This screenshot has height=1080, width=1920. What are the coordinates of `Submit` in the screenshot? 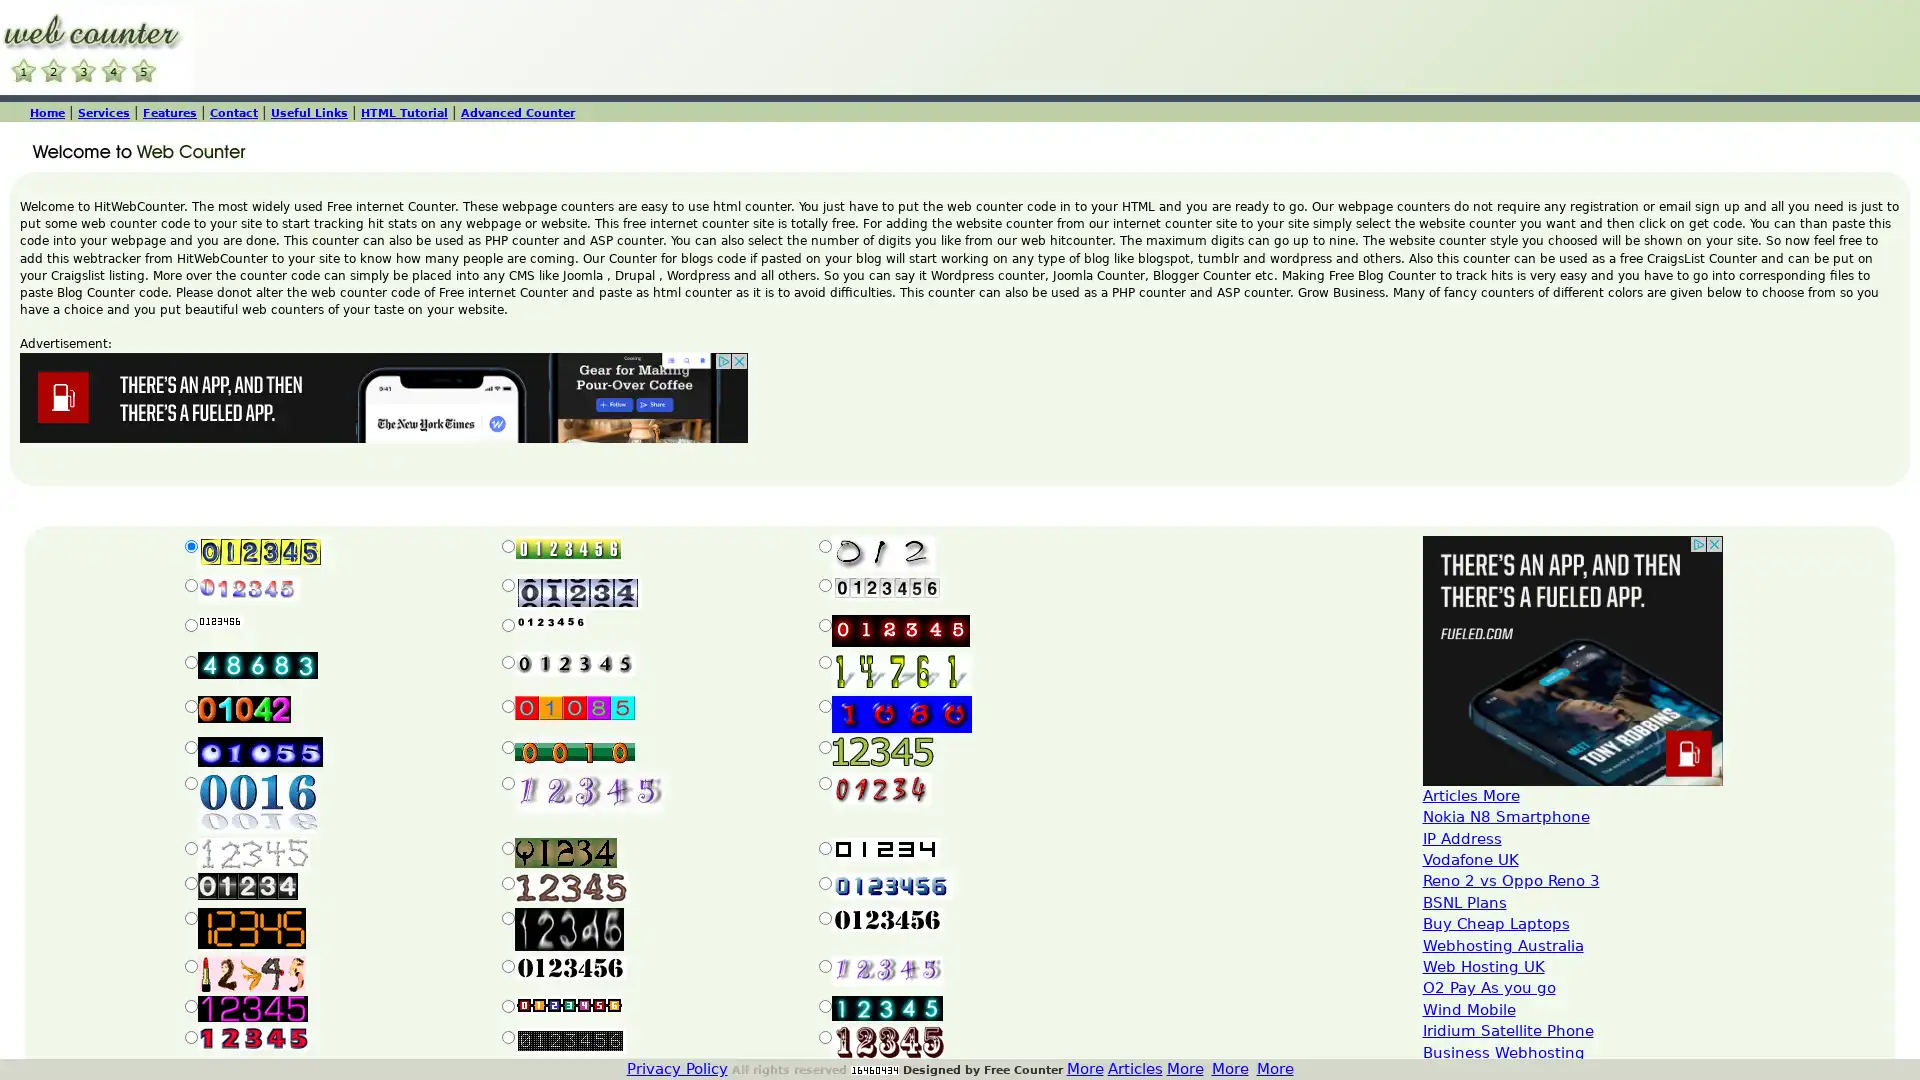 It's located at (567, 929).